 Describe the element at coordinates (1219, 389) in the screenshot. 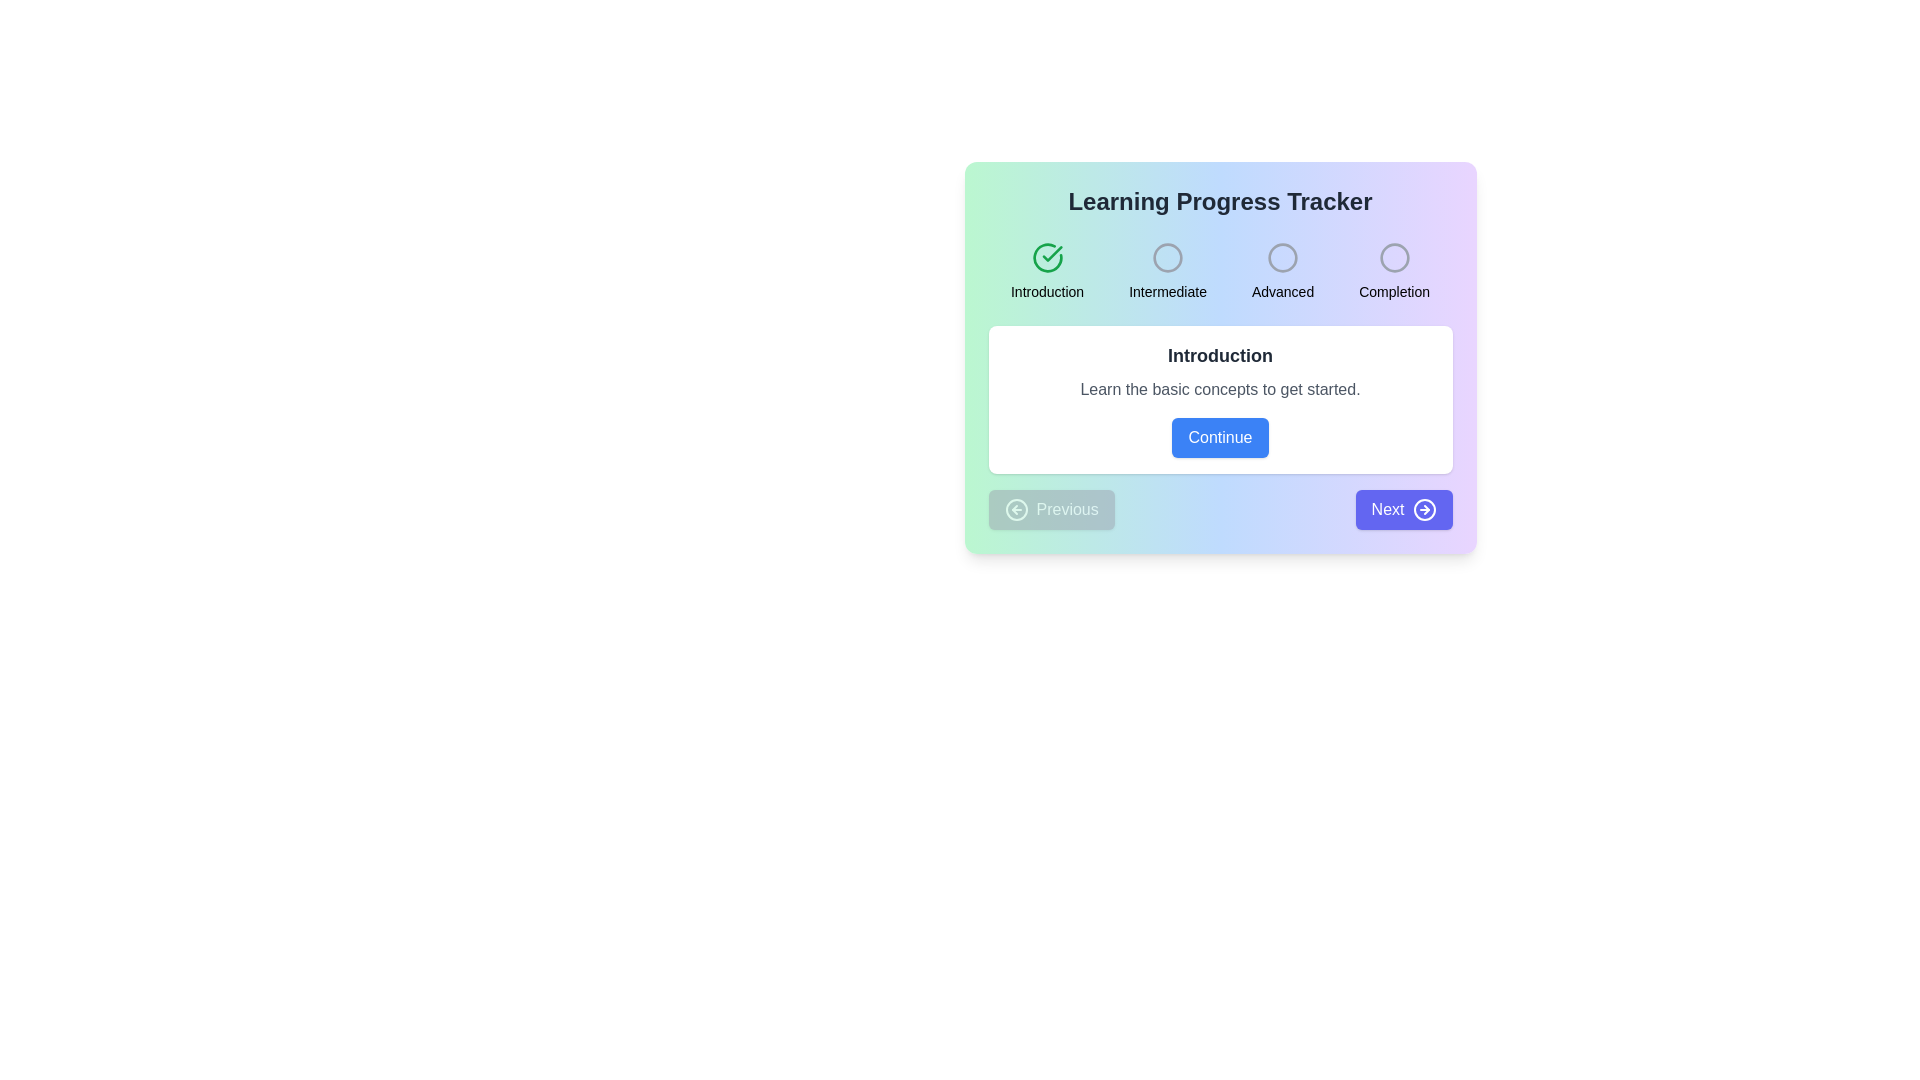

I see `the text element that provides a brief description related to the 'Introduction' section within the 'Learning Progress Tracker' panel` at that location.